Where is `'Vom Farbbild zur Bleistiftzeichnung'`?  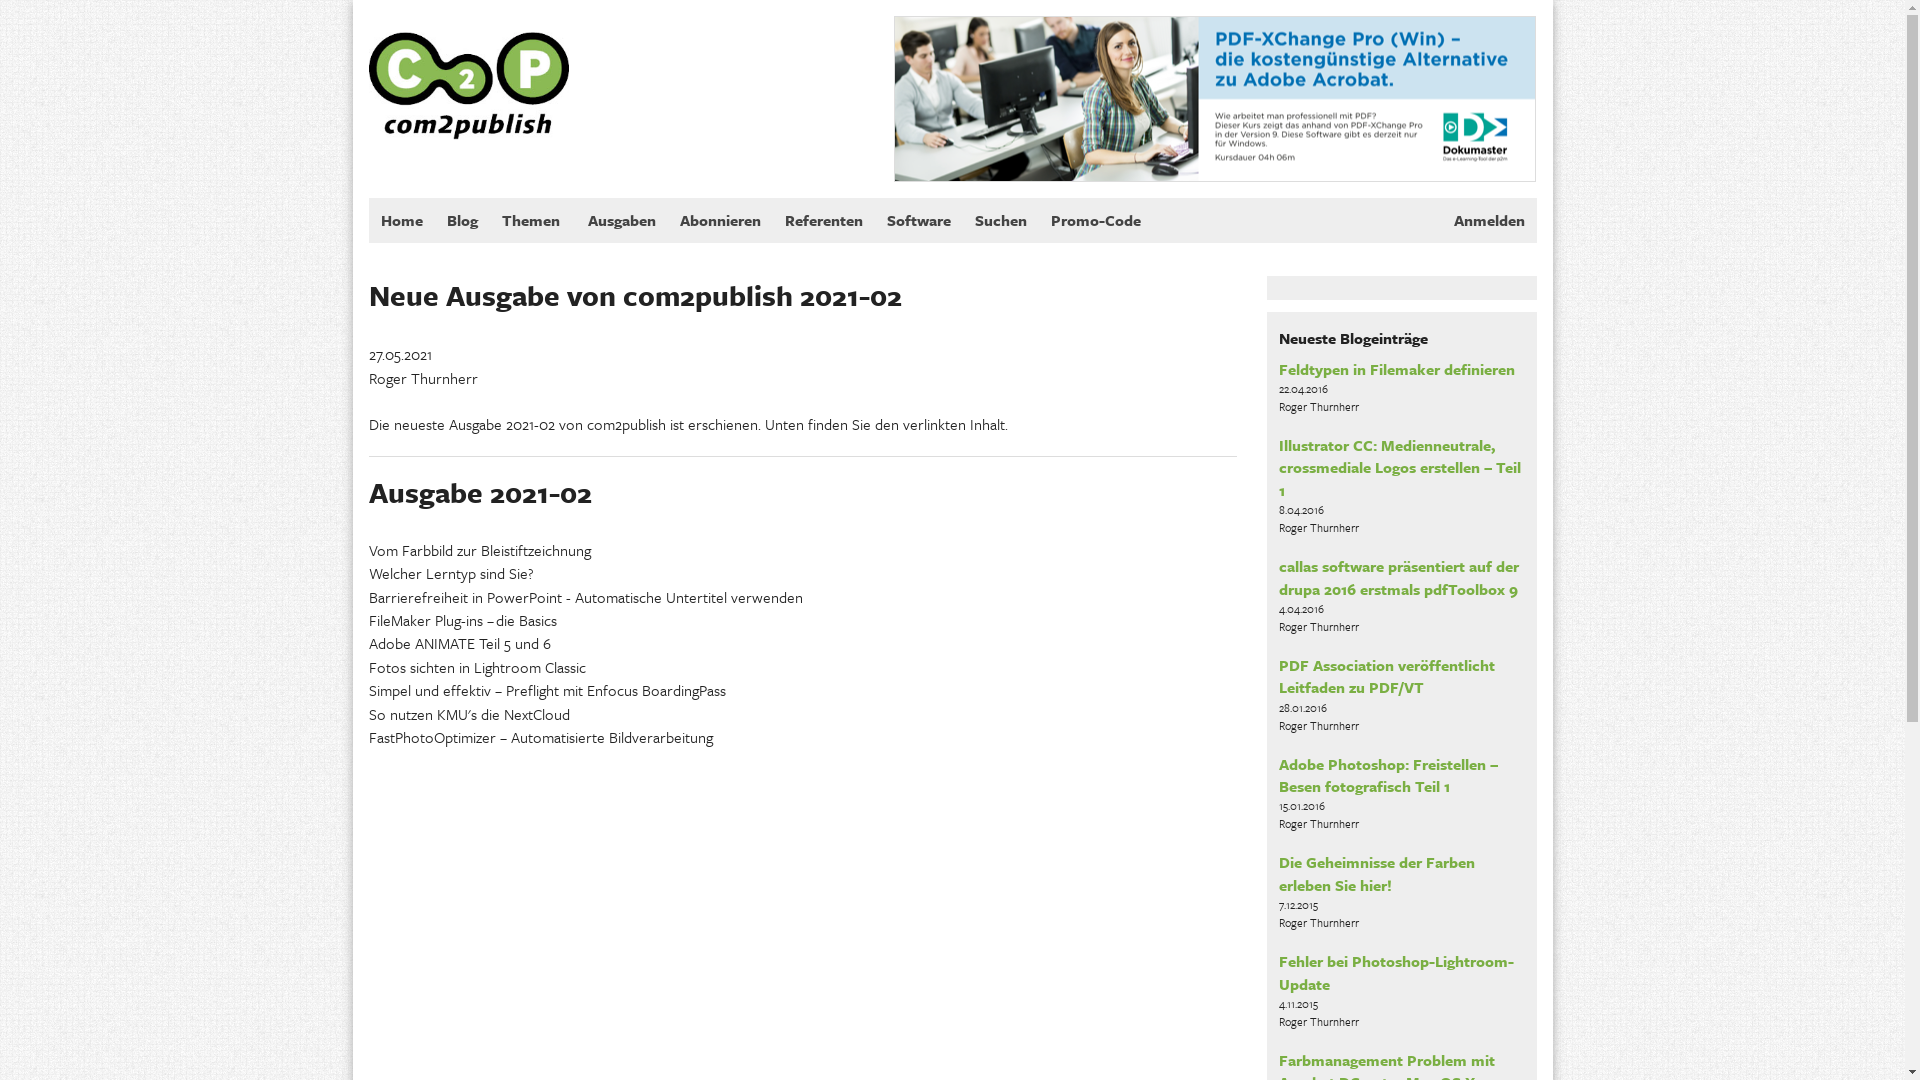 'Vom Farbbild zur Bleistiftzeichnung' is located at coordinates (478, 550).